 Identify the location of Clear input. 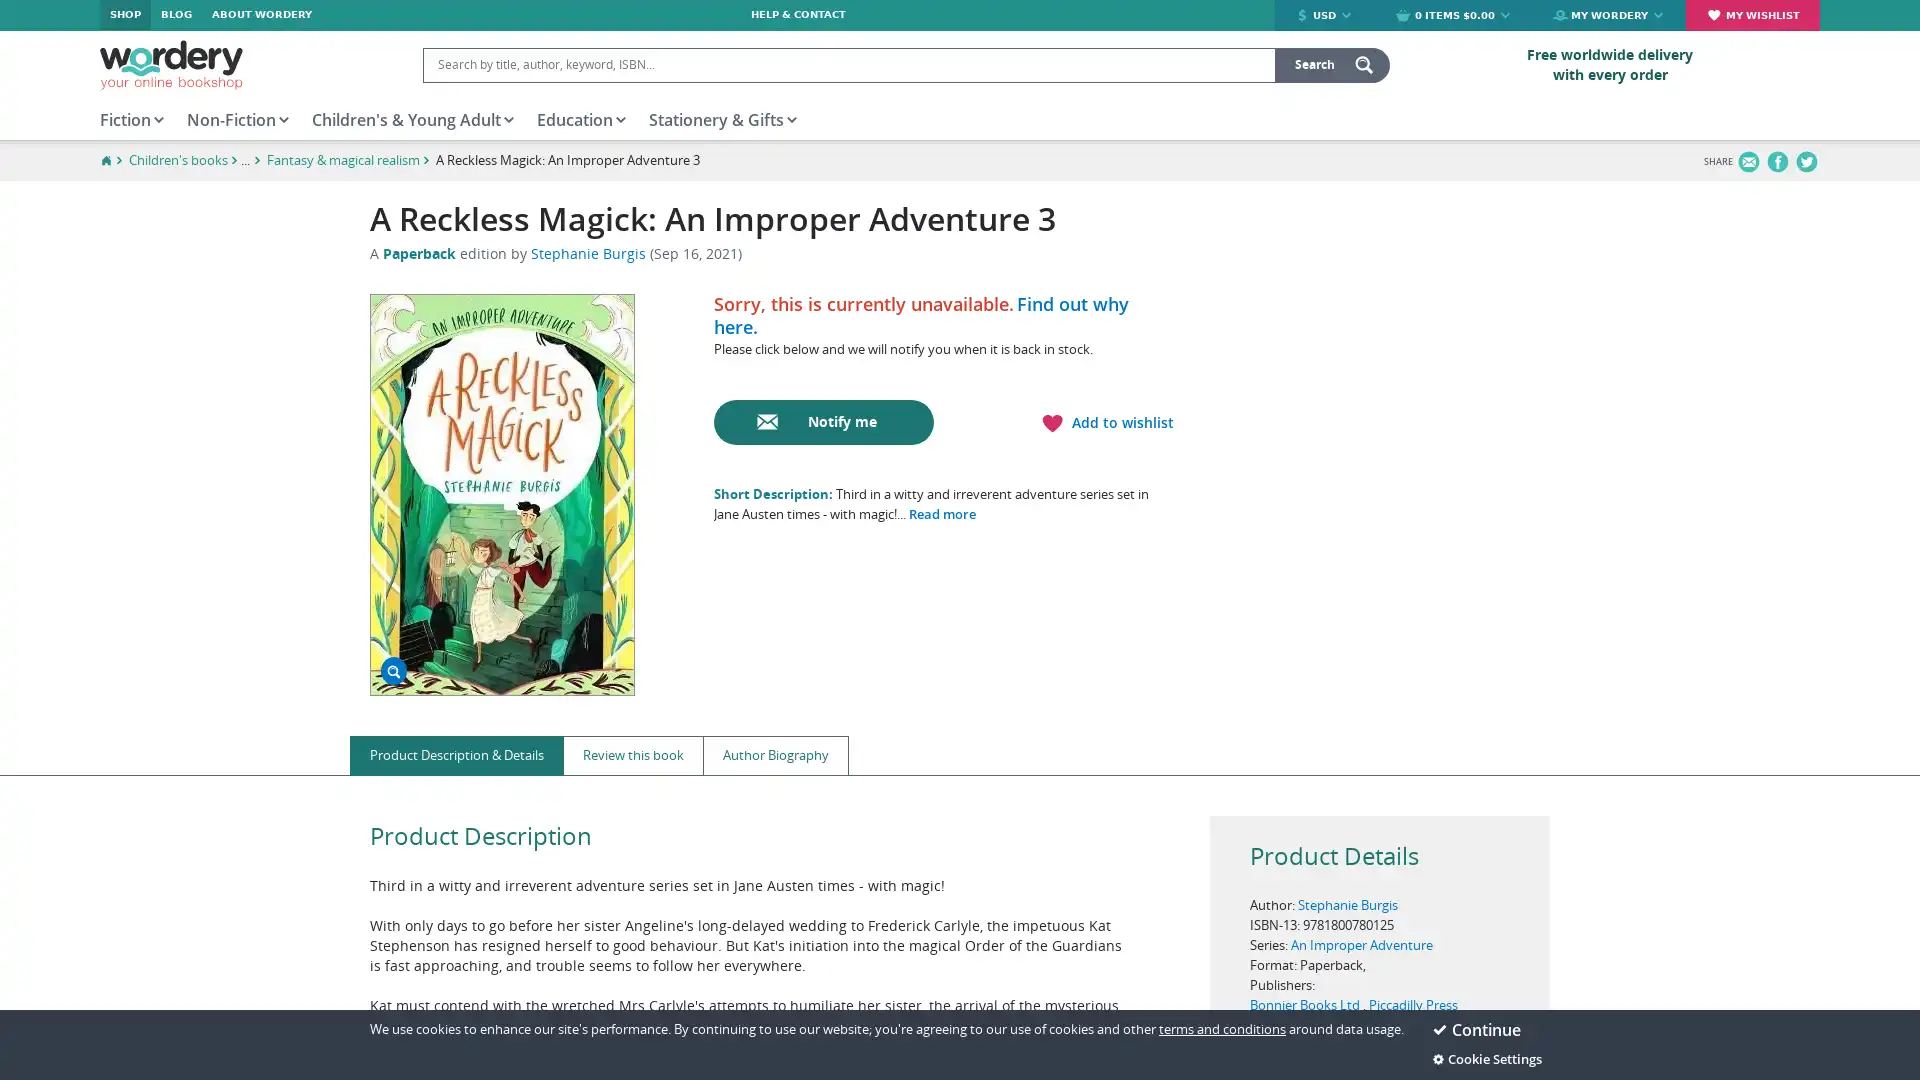
(1256, 63).